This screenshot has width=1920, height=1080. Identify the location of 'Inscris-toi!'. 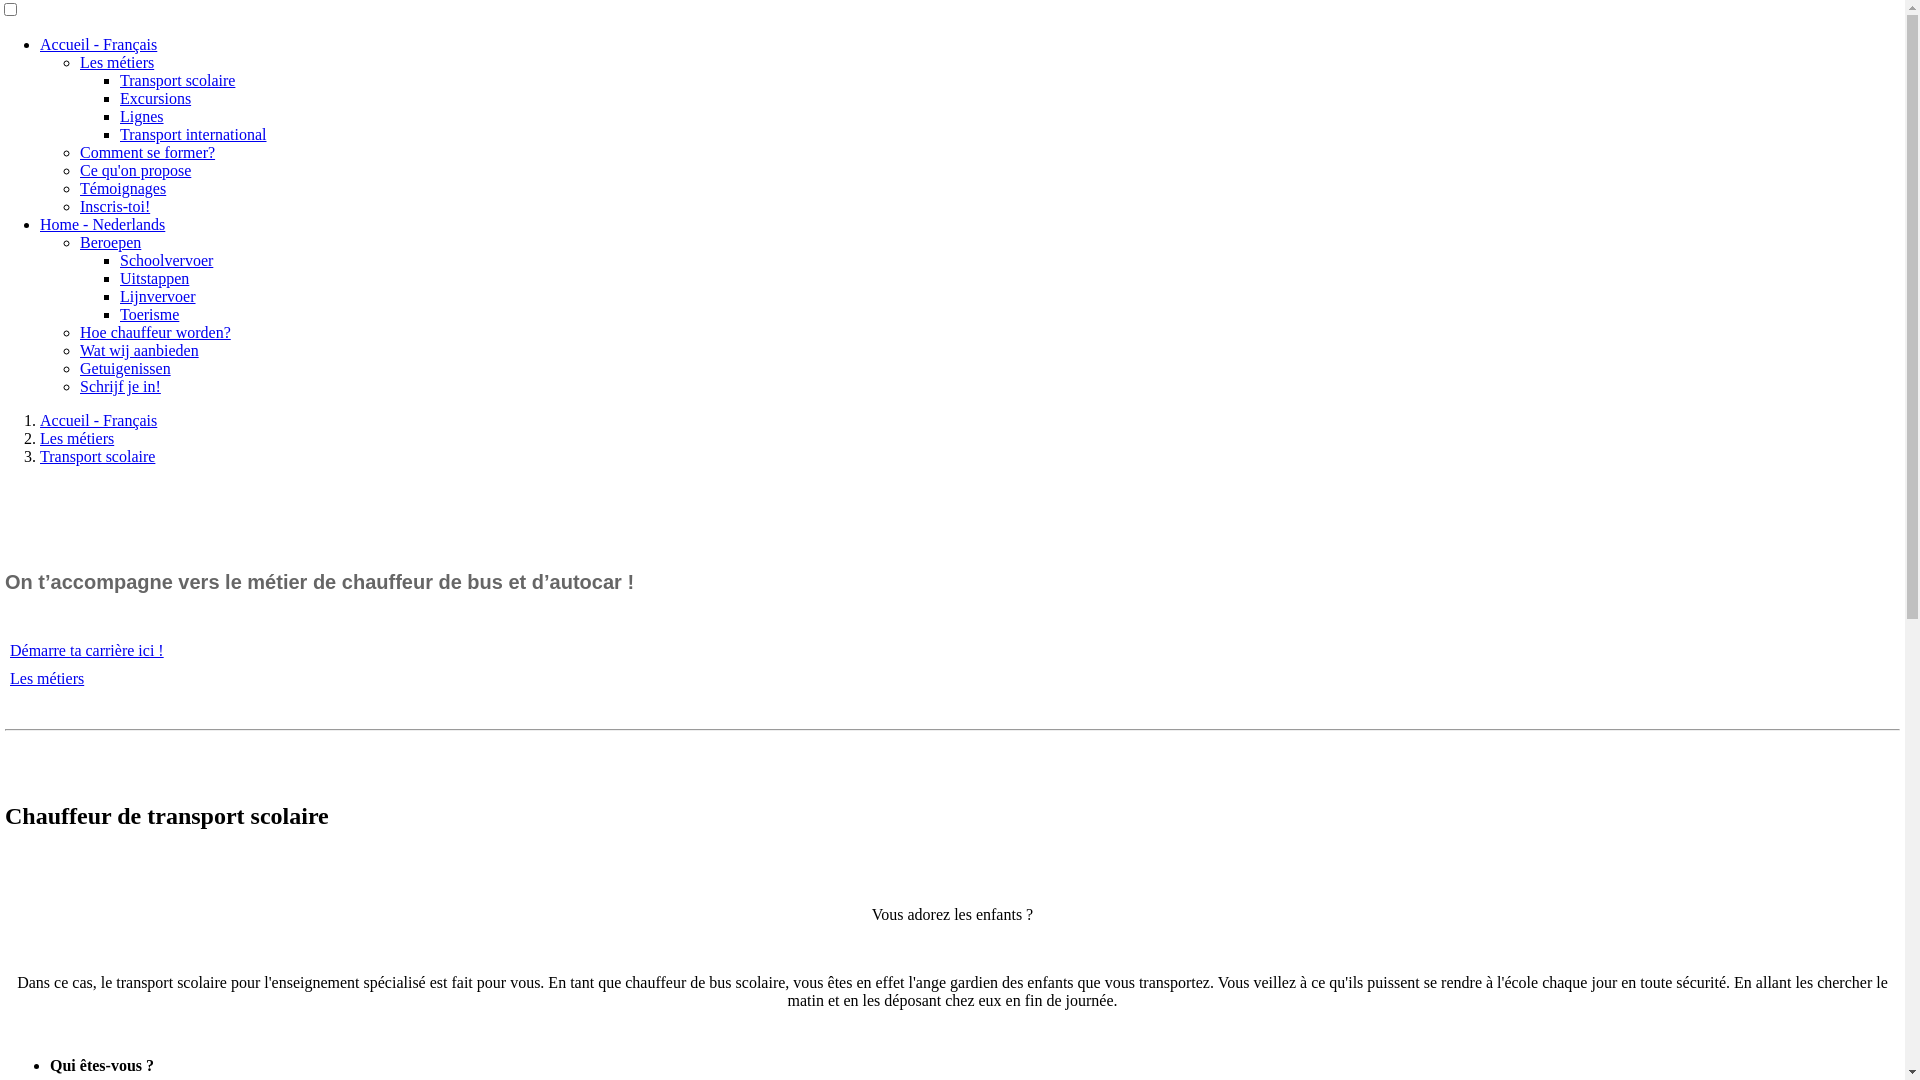
(114, 206).